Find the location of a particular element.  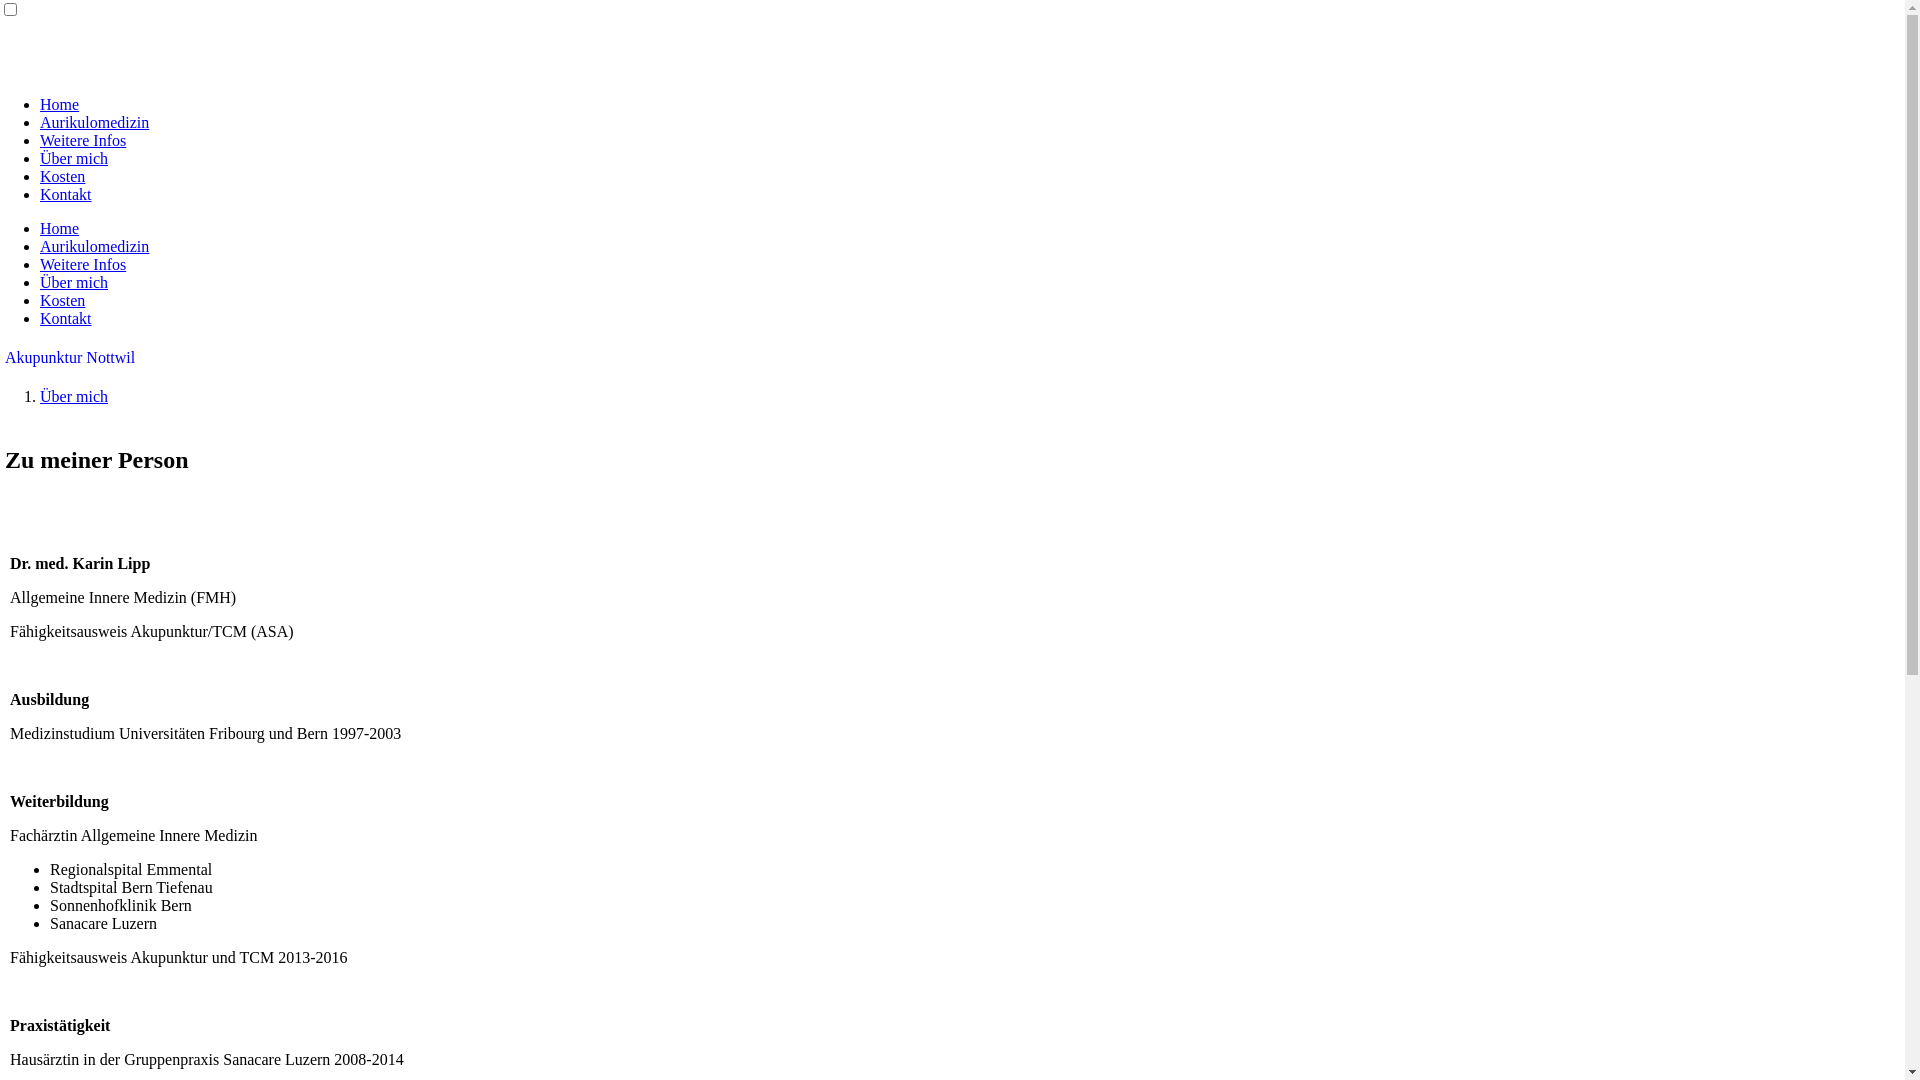

'Kontakt' is located at coordinates (66, 317).